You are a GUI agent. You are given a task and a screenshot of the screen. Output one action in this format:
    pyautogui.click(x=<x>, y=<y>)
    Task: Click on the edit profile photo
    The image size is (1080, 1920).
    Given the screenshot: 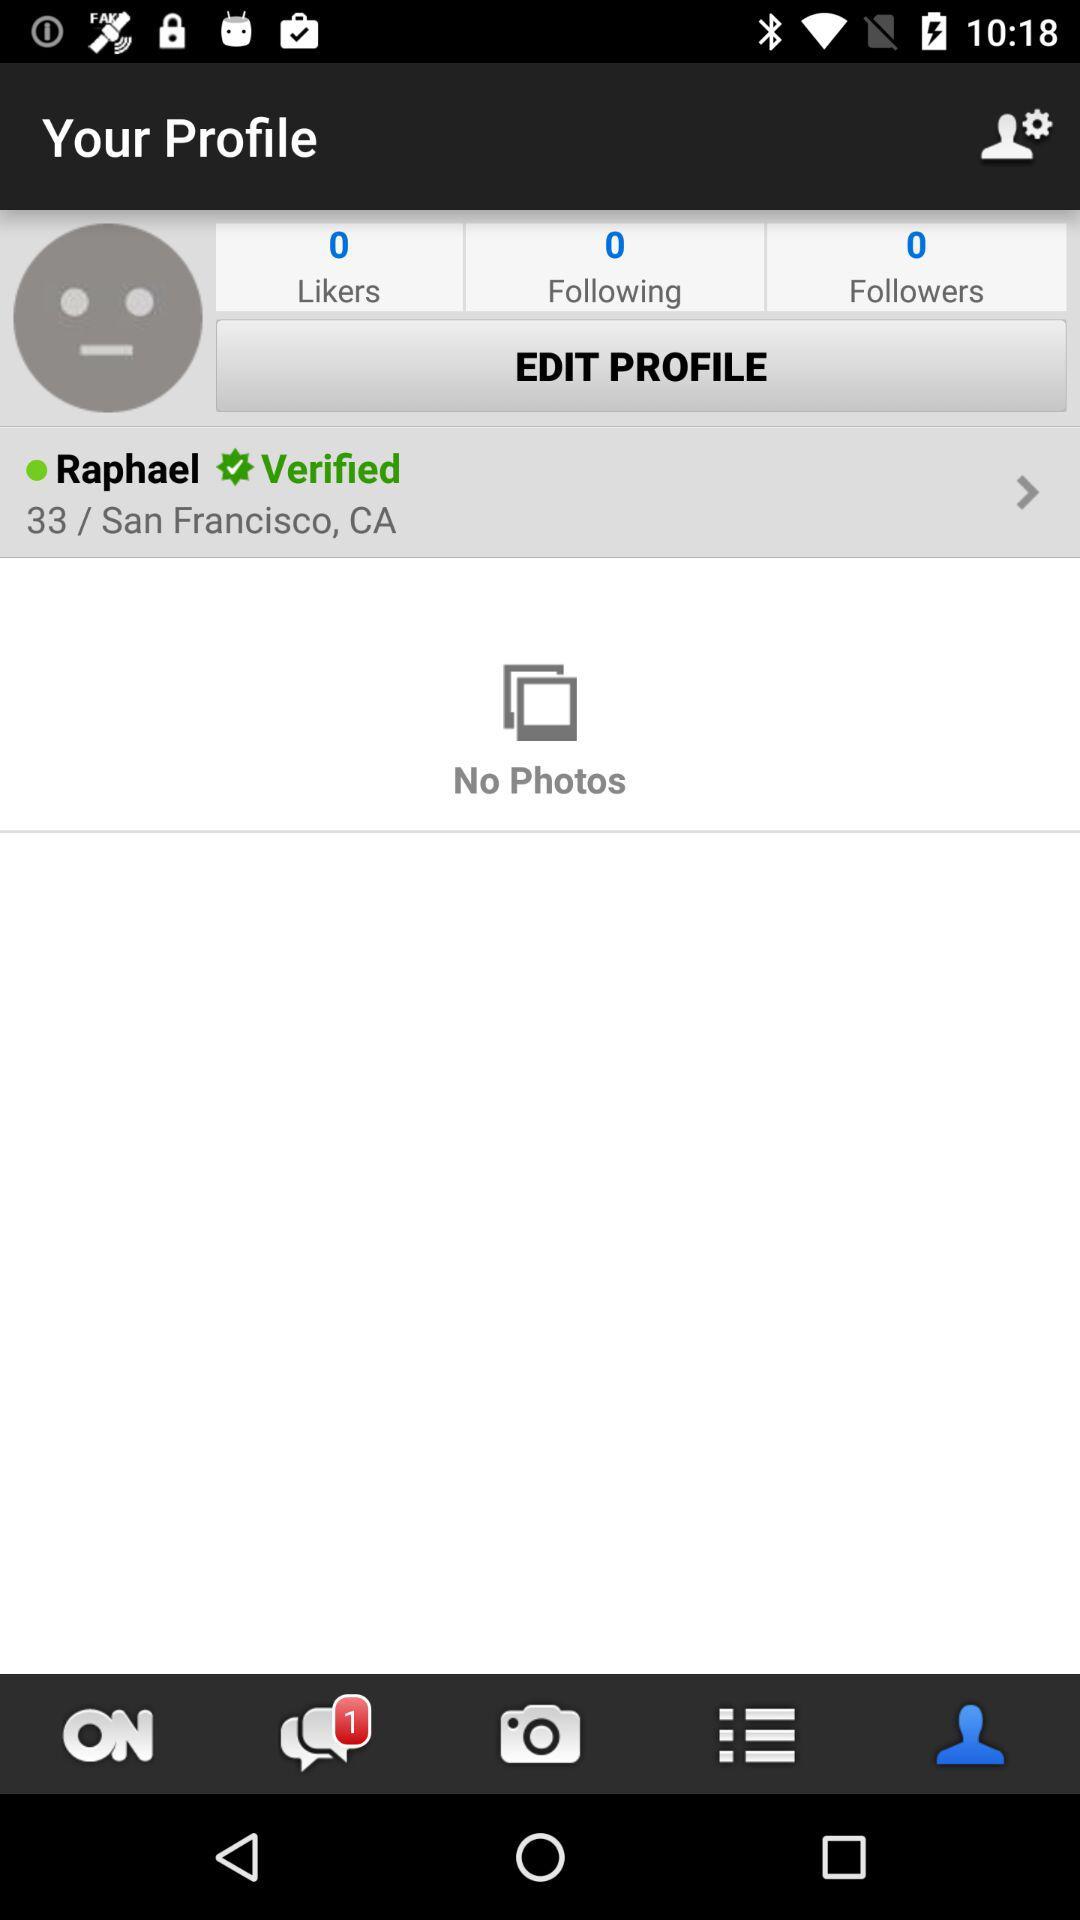 What is the action you would take?
    pyautogui.click(x=108, y=316)
    